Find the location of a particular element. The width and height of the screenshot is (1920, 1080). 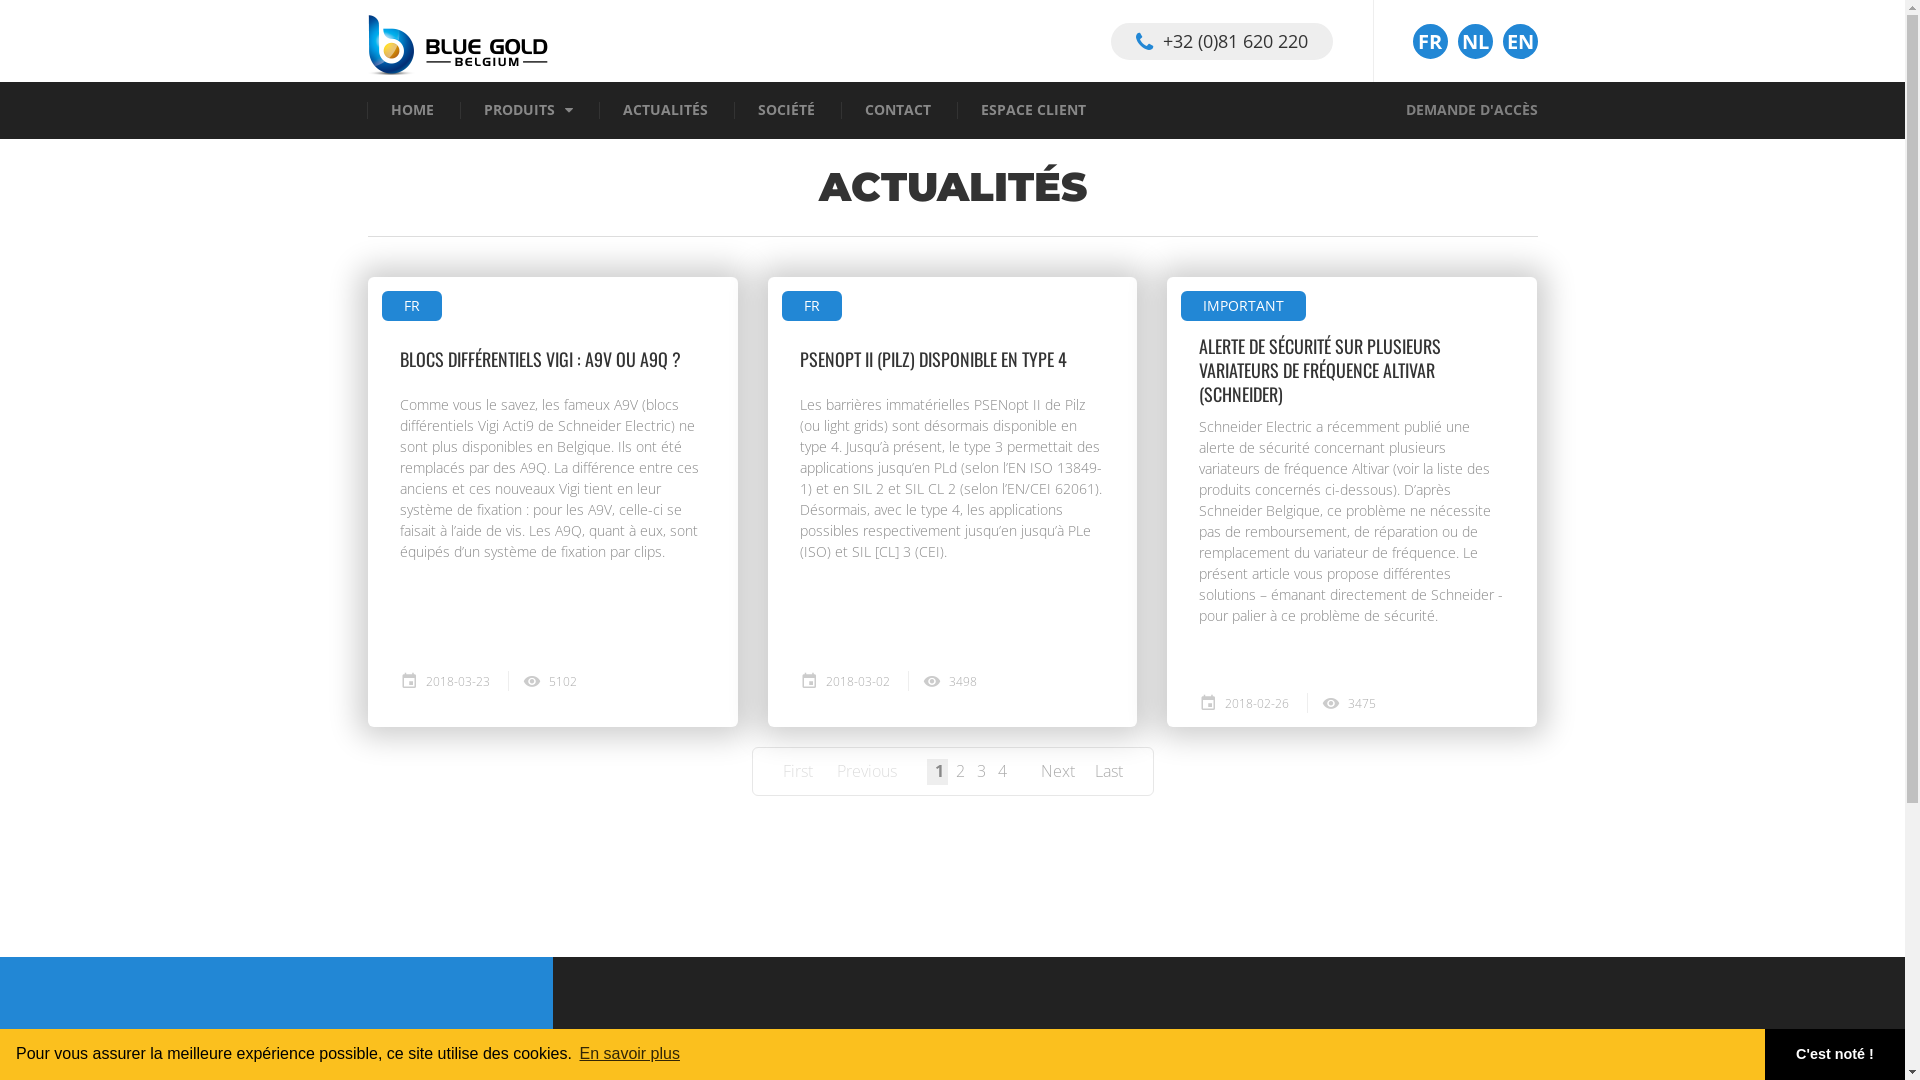

'3' is located at coordinates (980, 770).